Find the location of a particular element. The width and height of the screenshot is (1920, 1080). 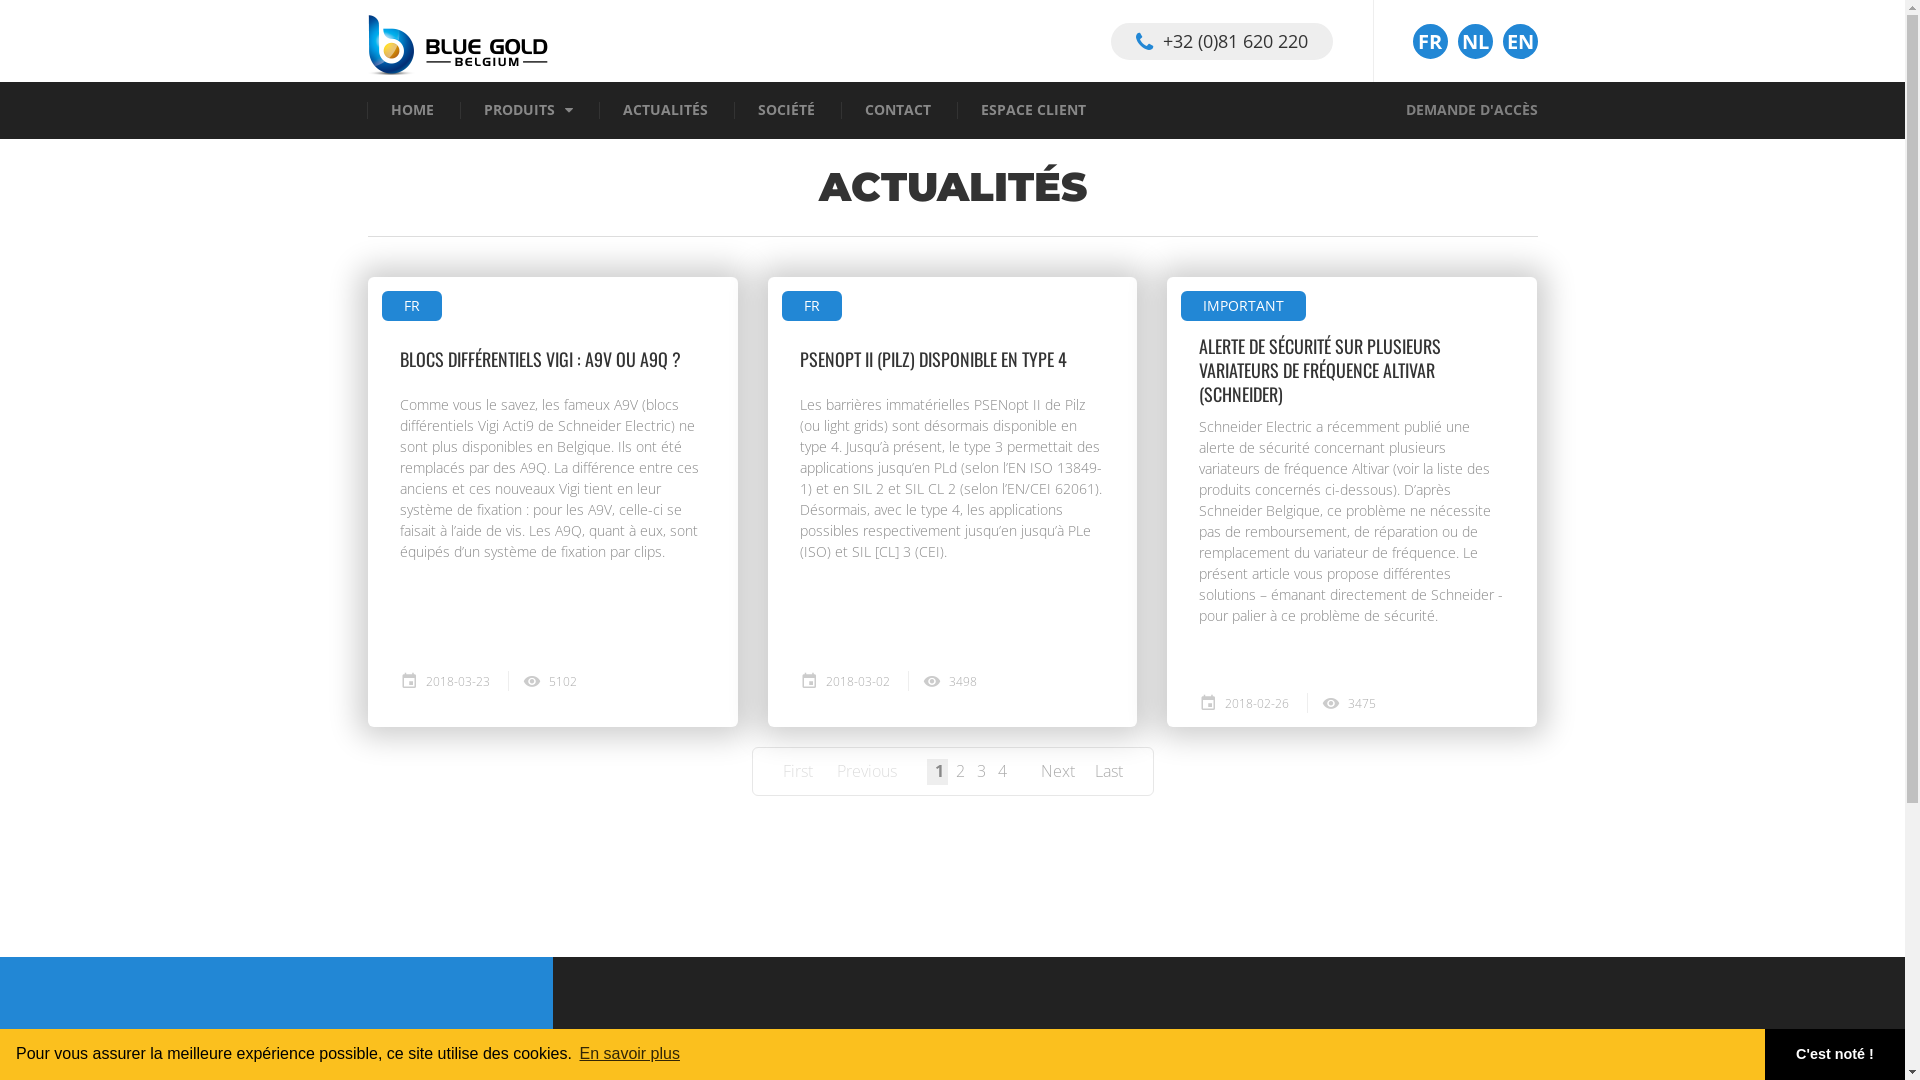

'3' is located at coordinates (980, 770).